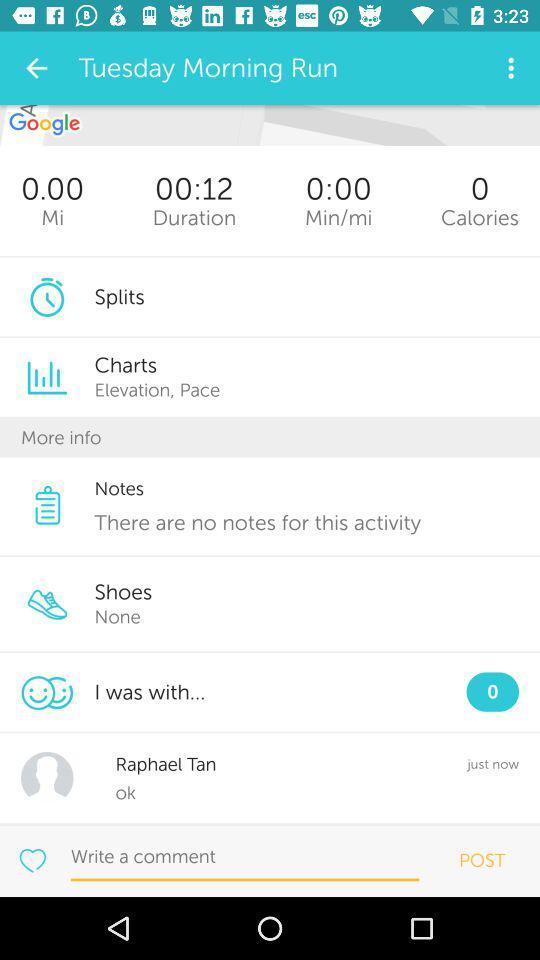  Describe the element at coordinates (337, 217) in the screenshot. I see `the icon below 0:00` at that location.